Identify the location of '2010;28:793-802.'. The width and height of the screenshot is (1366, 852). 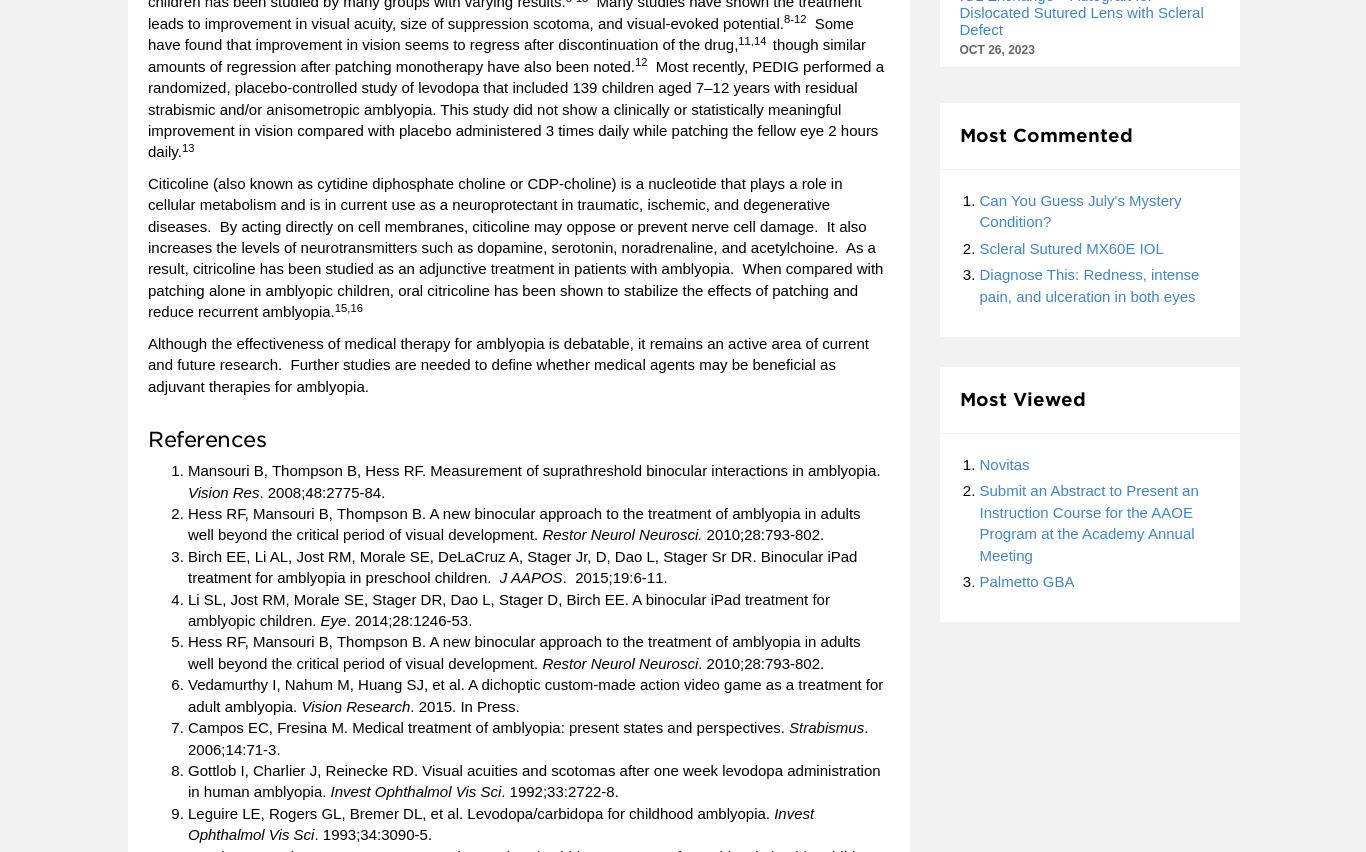
(763, 534).